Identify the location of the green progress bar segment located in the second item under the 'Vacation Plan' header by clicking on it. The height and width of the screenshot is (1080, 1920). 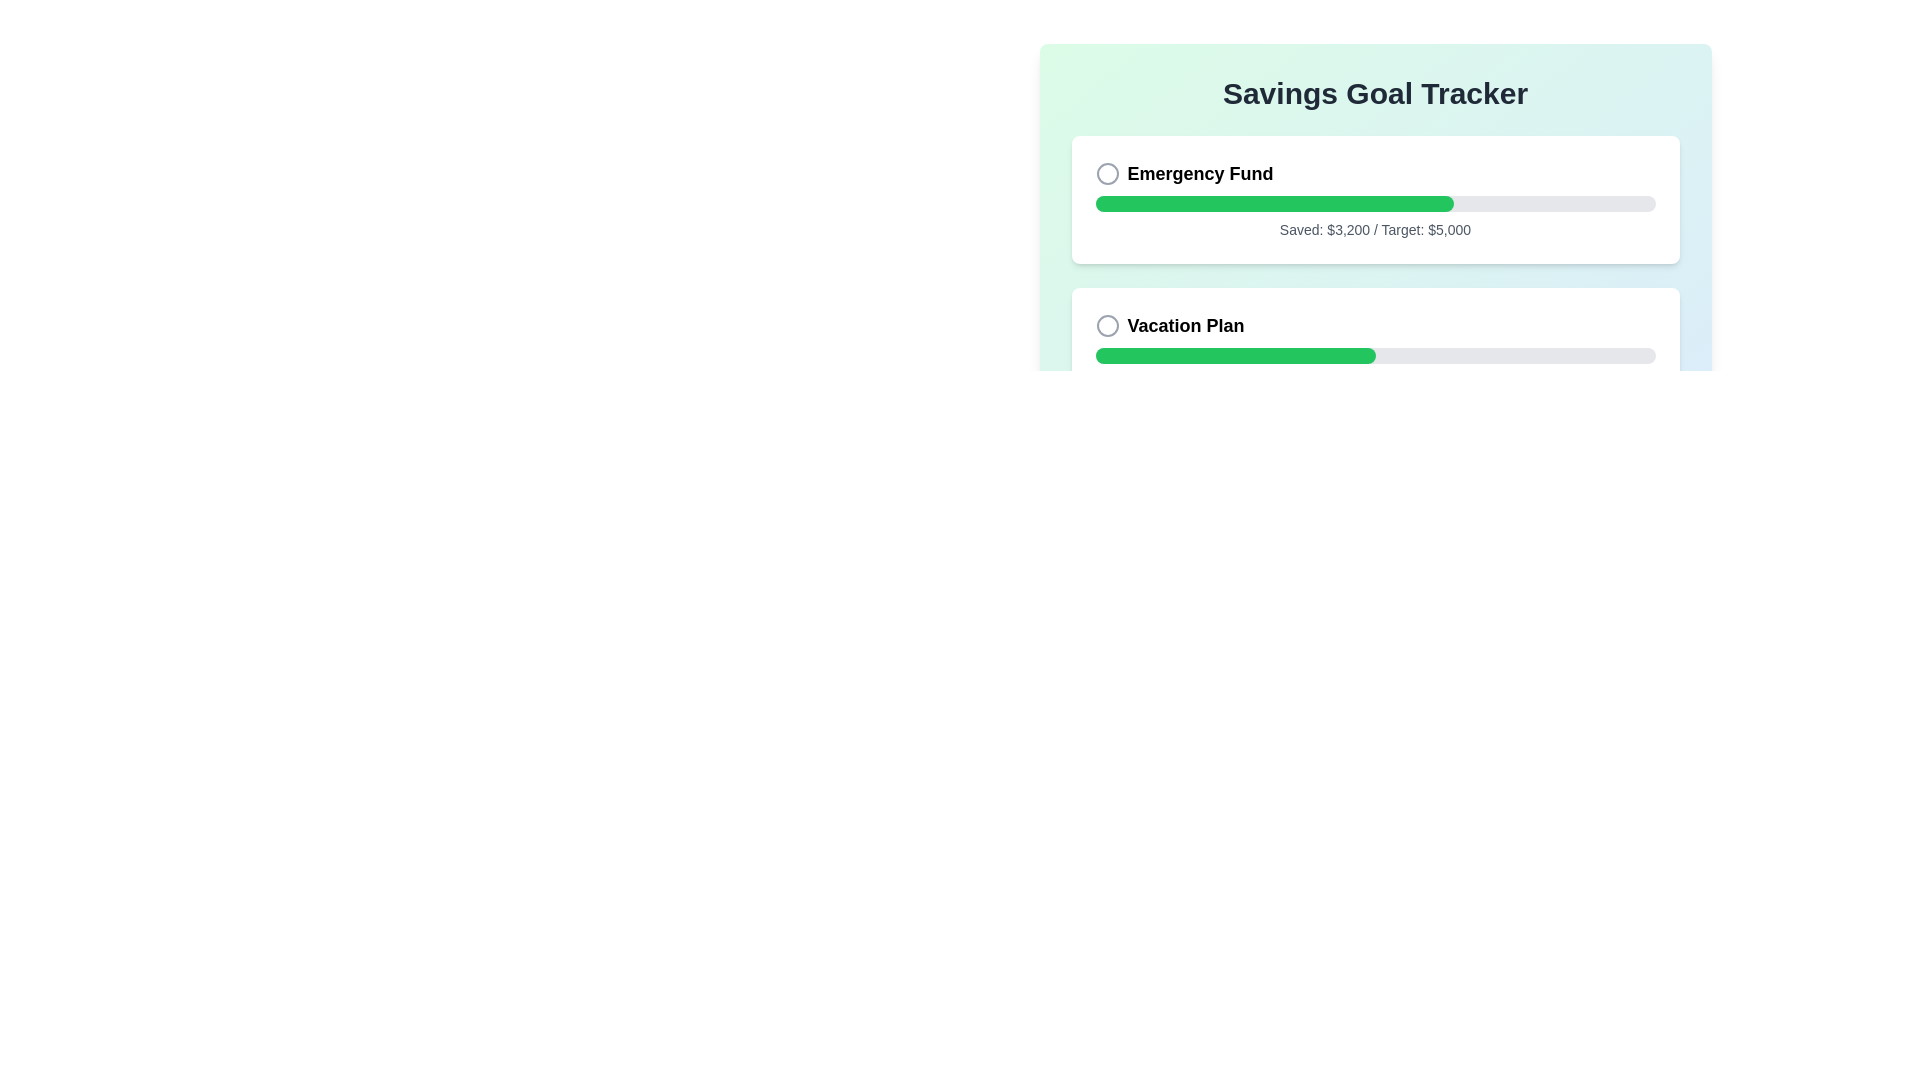
(1233, 354).